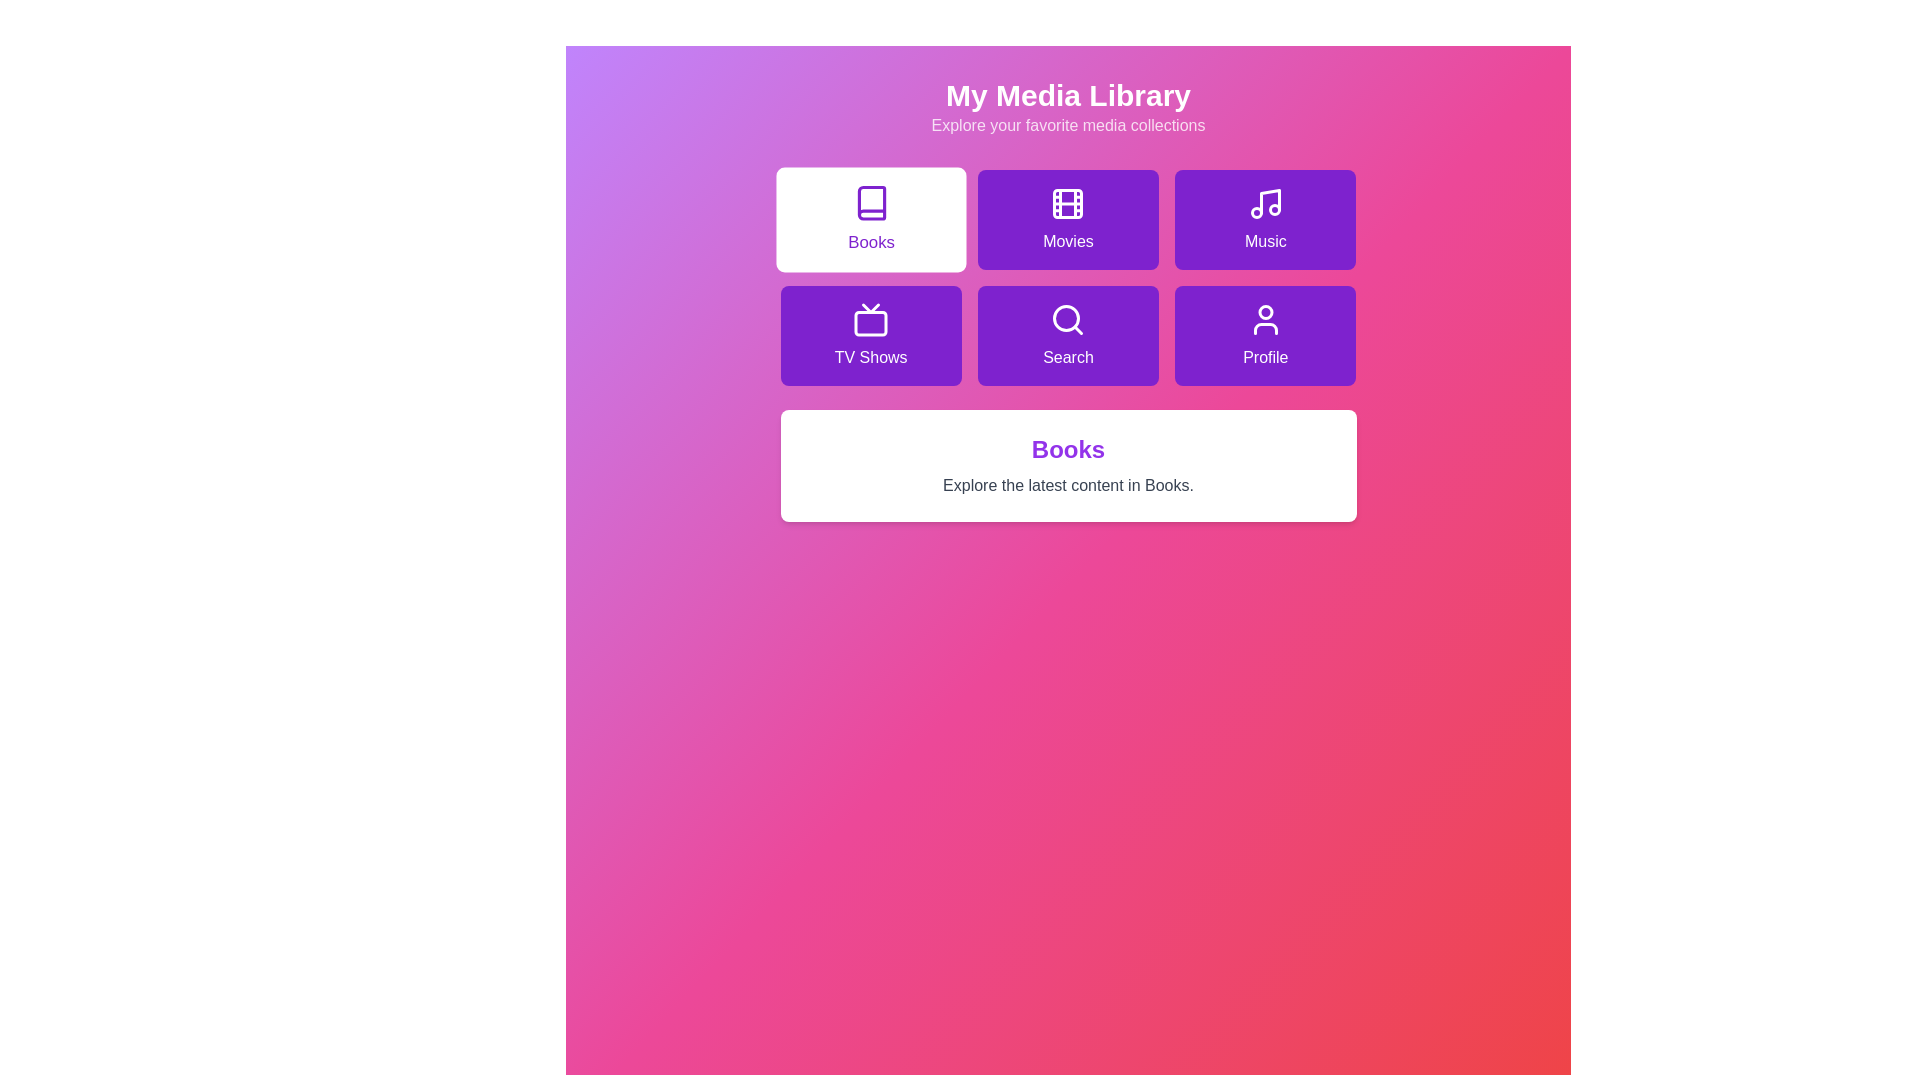 This screenshot has height=1080, width=1920. I want to click on the search button located in the bottom row, second column of the grid layout, so click(1067, 334).